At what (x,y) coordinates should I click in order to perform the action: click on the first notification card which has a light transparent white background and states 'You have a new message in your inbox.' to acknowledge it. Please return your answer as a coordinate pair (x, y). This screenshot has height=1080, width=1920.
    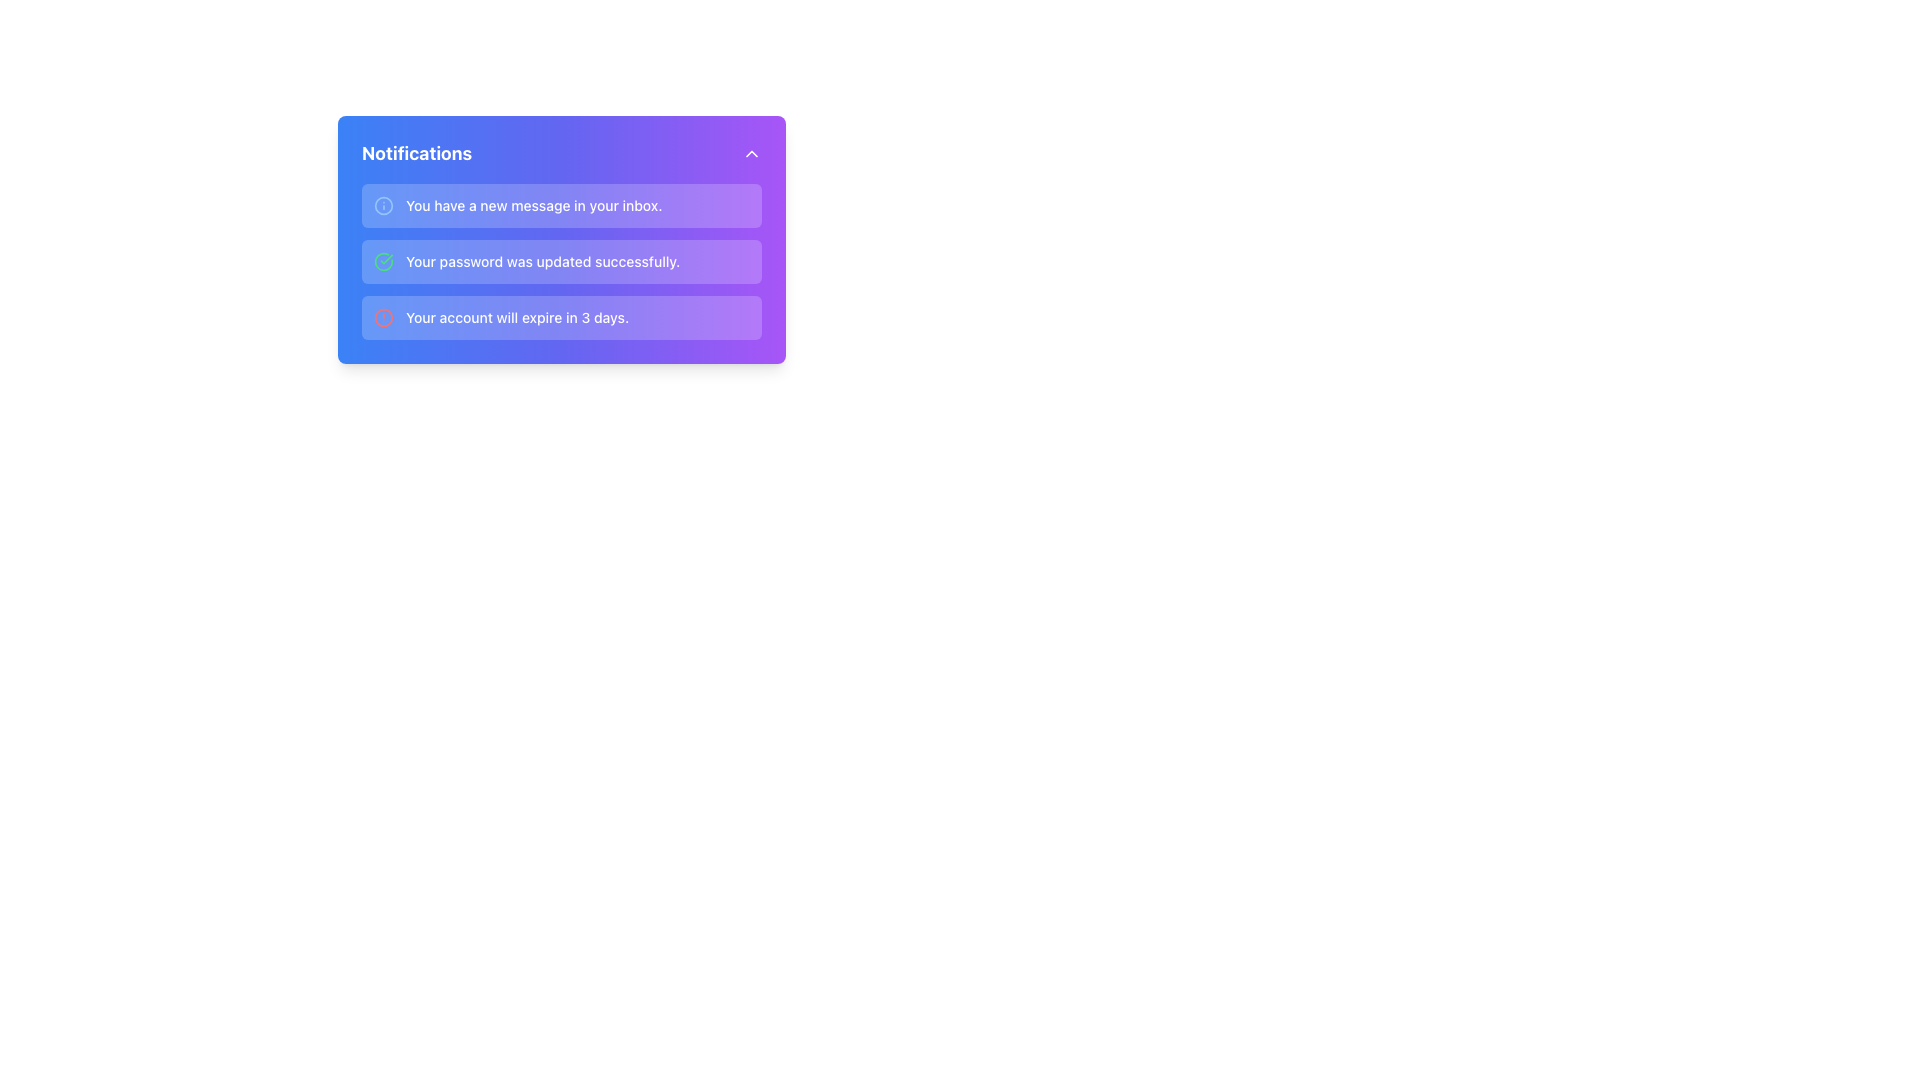
    Looking at the image, I should click on (560, 205).